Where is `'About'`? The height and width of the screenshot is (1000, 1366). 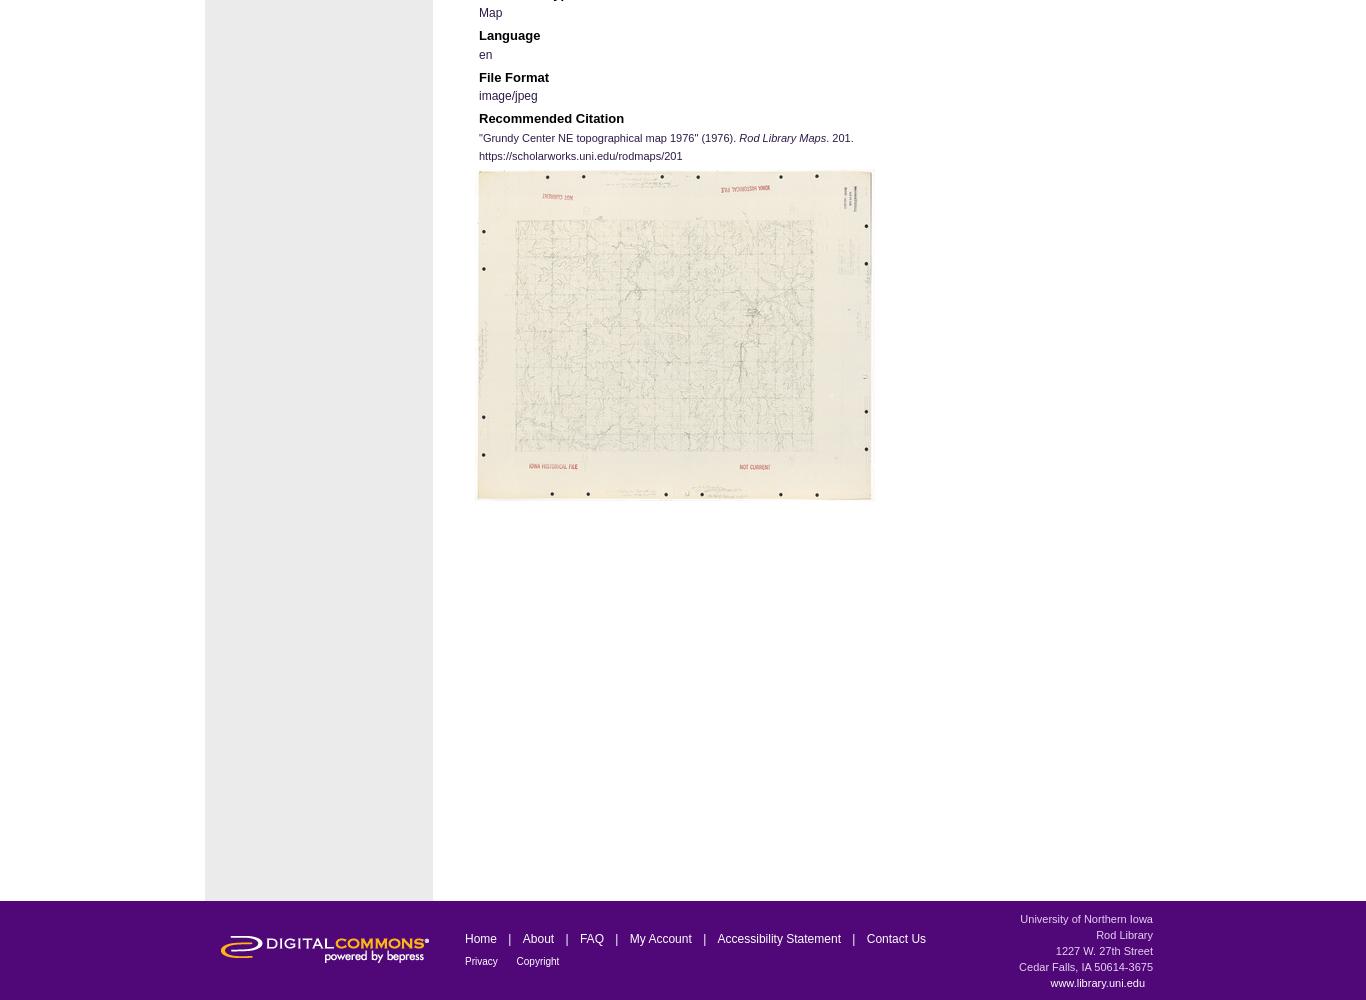 'About' is located at coordinates (539, 938).